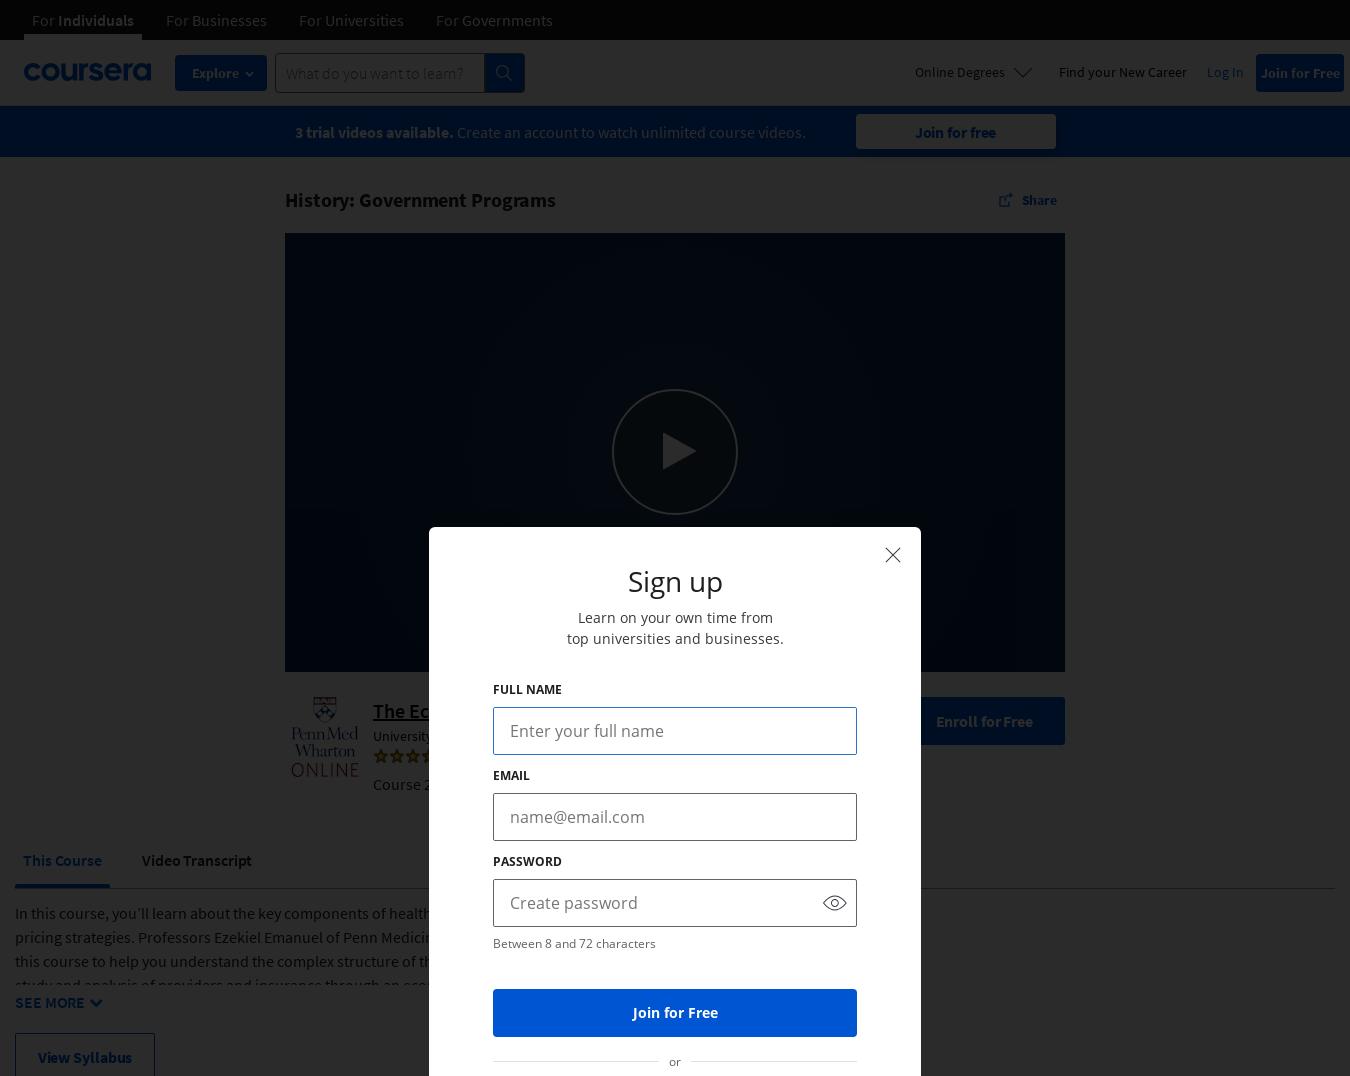  I want to click on 'Enroll for Free', so click(983, 718).